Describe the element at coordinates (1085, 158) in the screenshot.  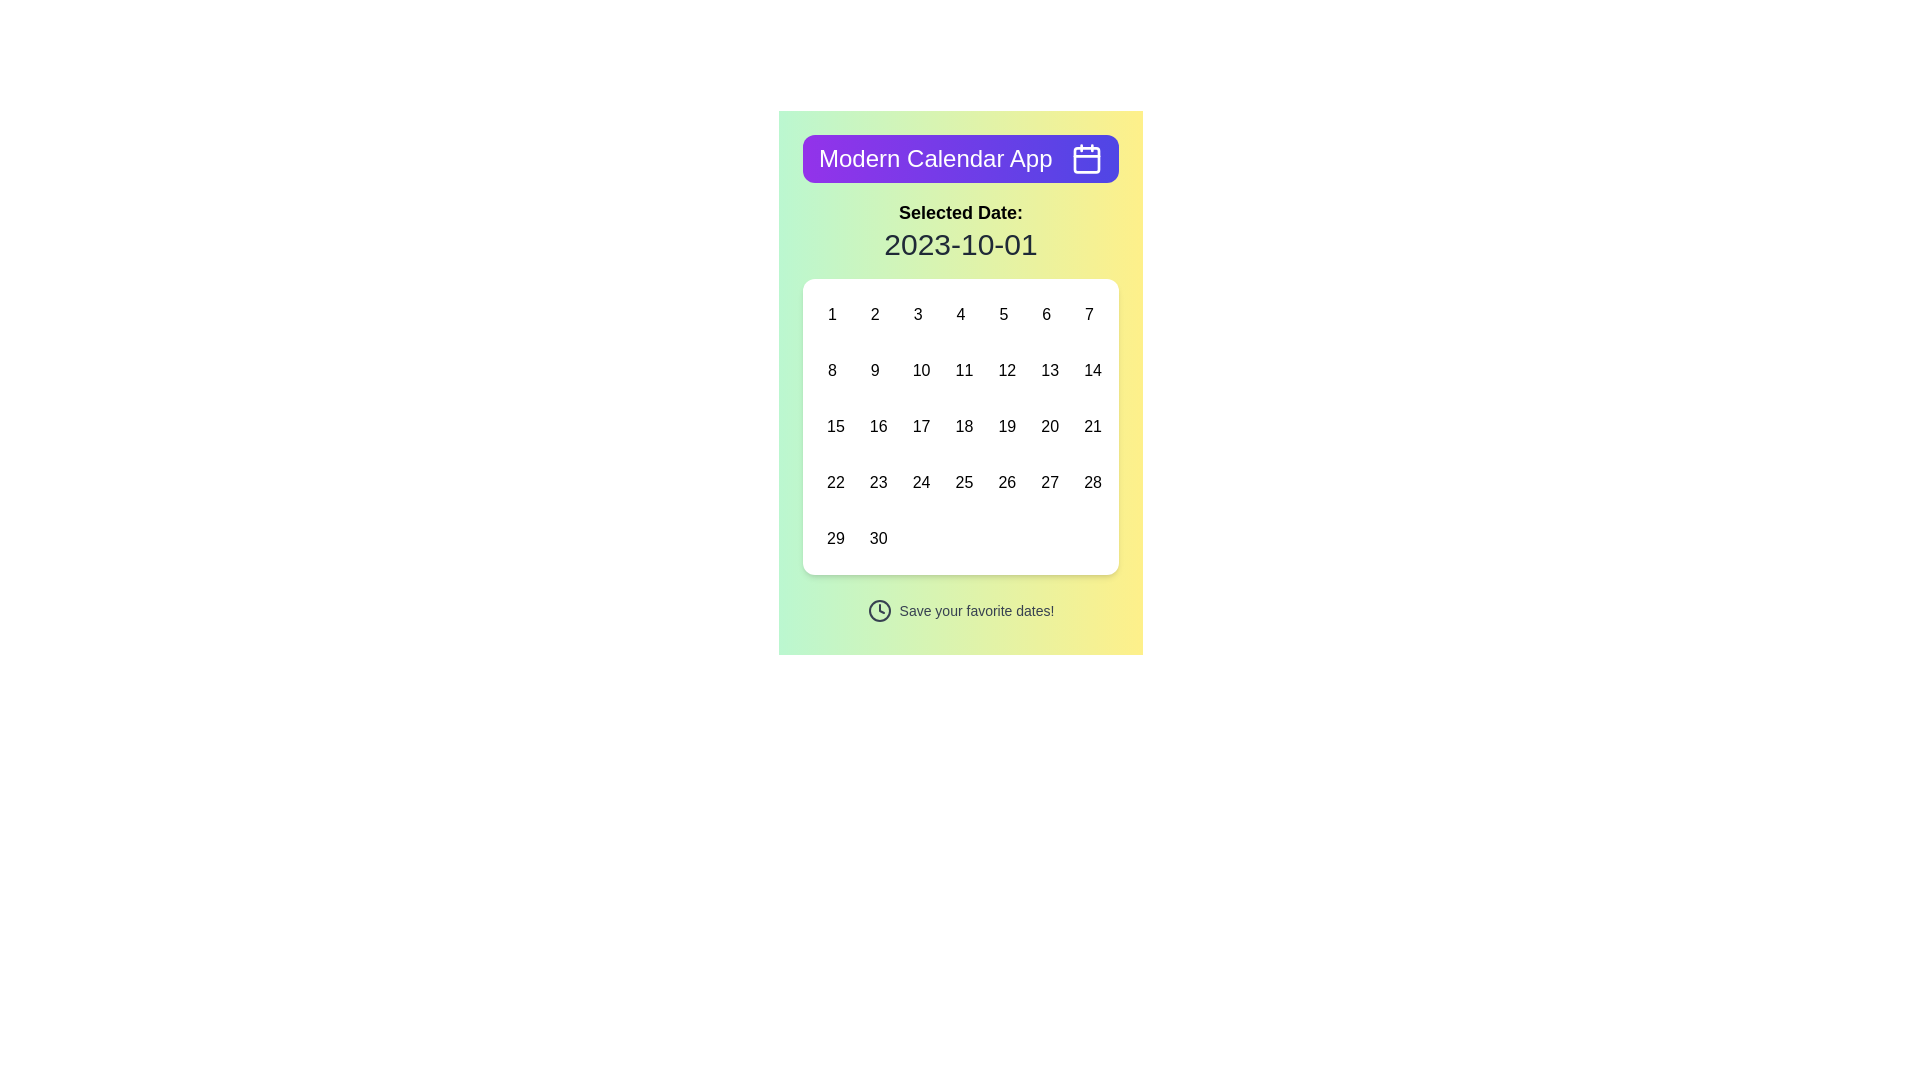
I see `the central portion of the calendar icon, which is a rounded rectangle with a purple background located at the top-right side of the application header` at that location.